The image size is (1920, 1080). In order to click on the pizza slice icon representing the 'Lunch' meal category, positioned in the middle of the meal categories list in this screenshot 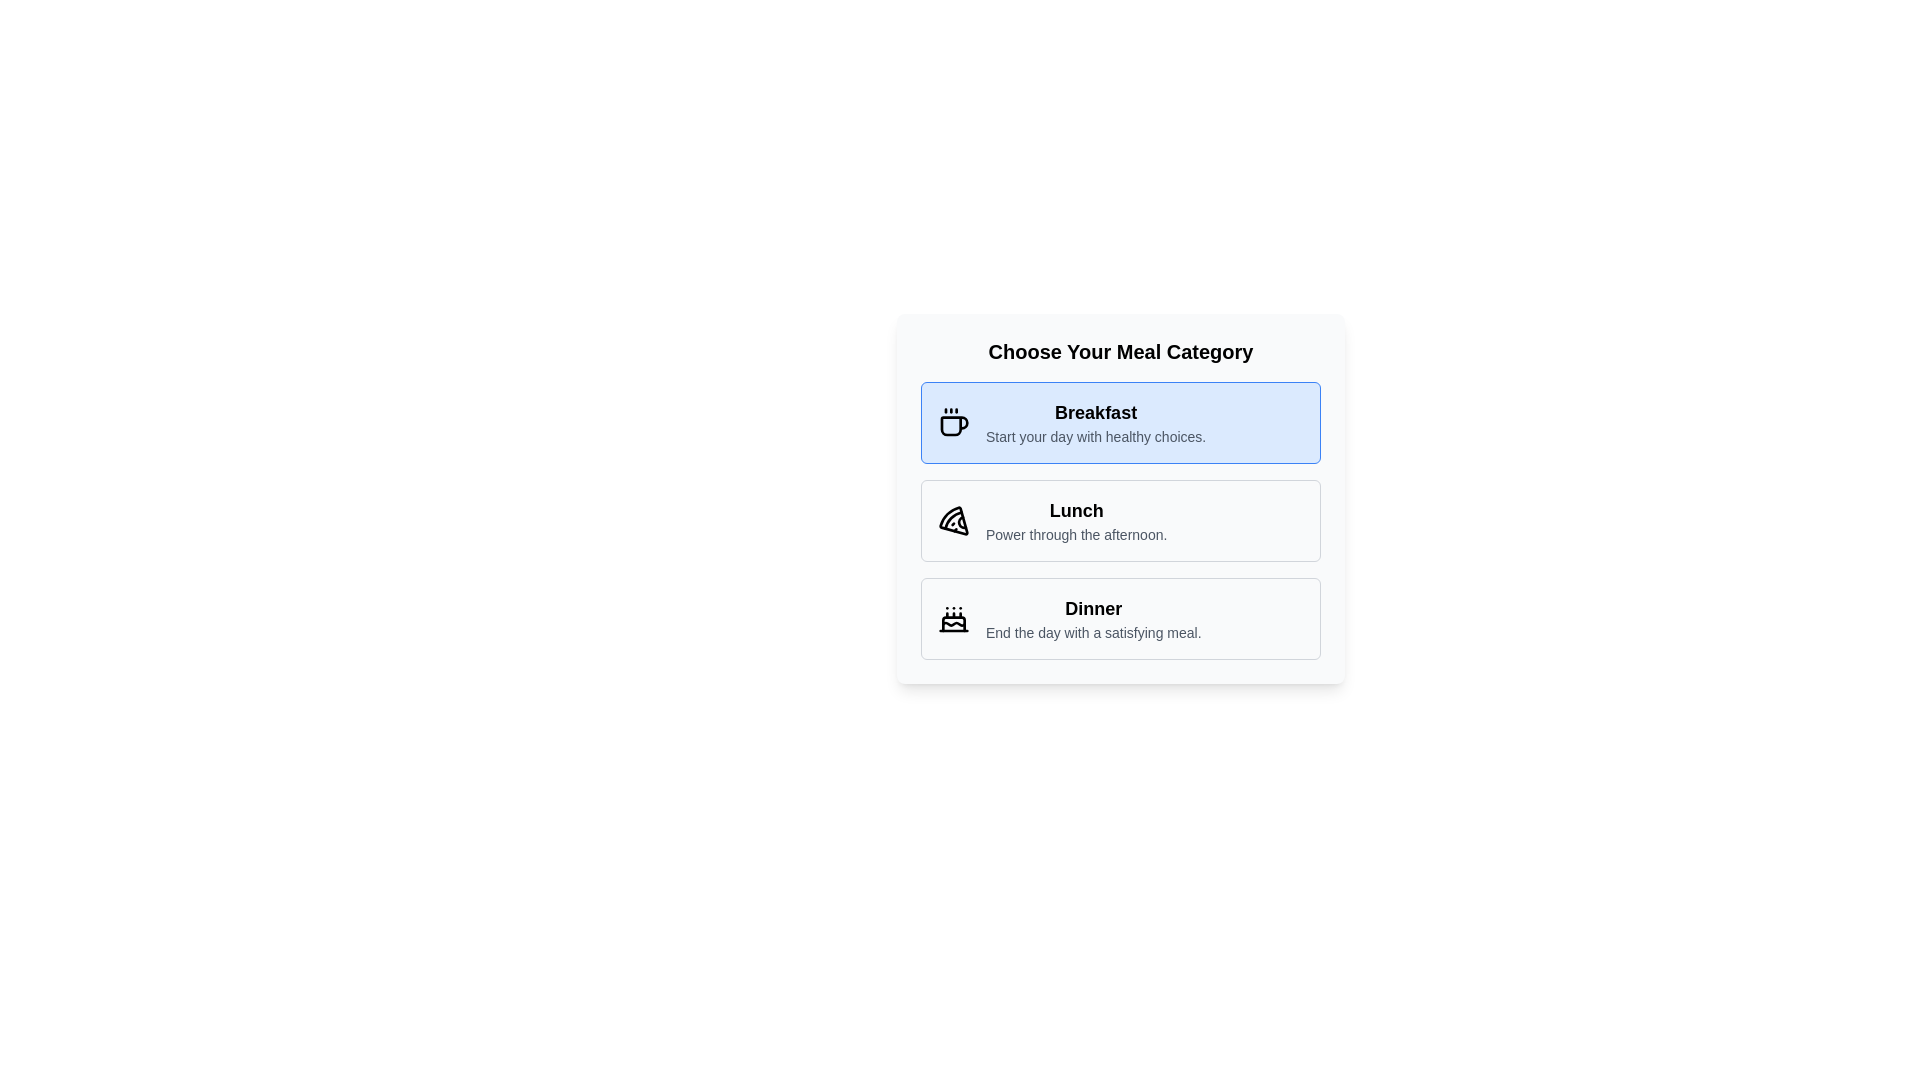, I will do `click(953, 519)`.